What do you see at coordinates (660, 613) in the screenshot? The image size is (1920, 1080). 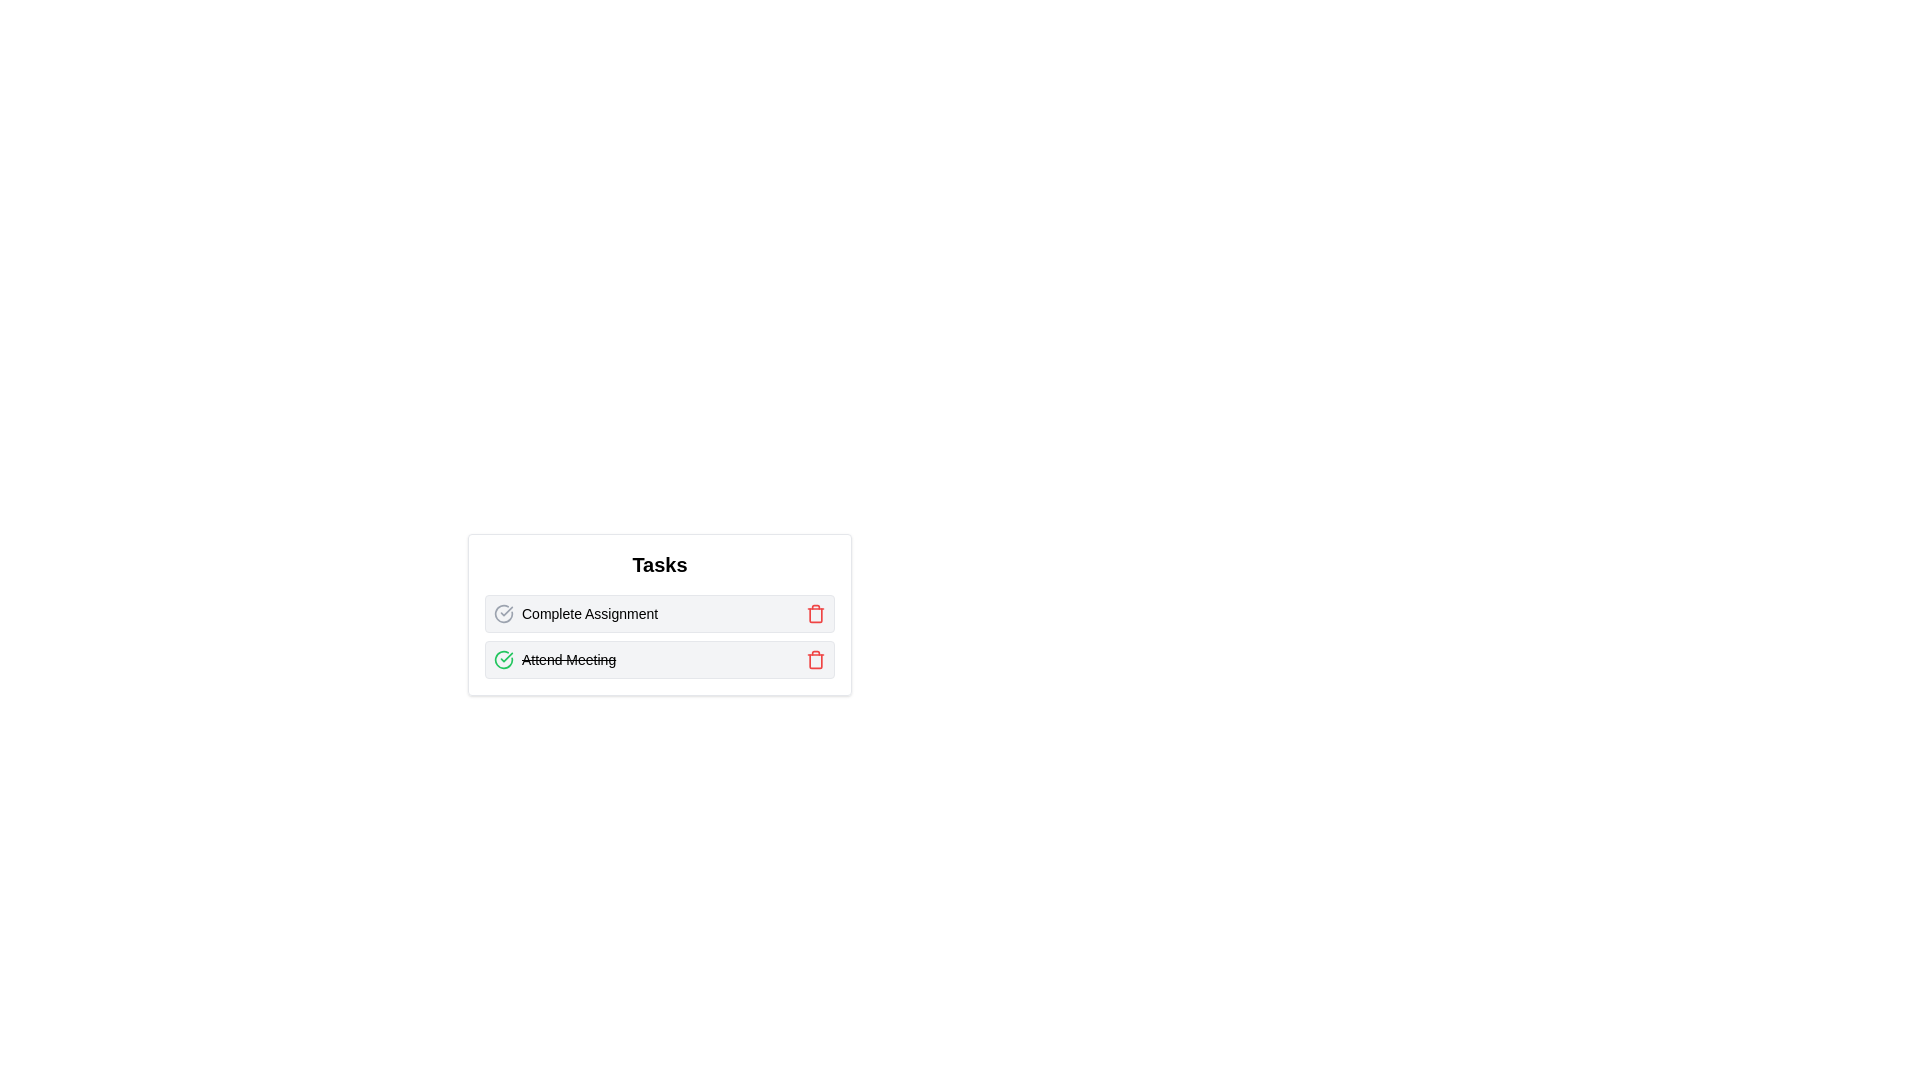 I see `the interactive elements within the 'Tasks' card UI component, such as the task items or icons, located at the specified center coordinates` at bounding box center [660, 613].